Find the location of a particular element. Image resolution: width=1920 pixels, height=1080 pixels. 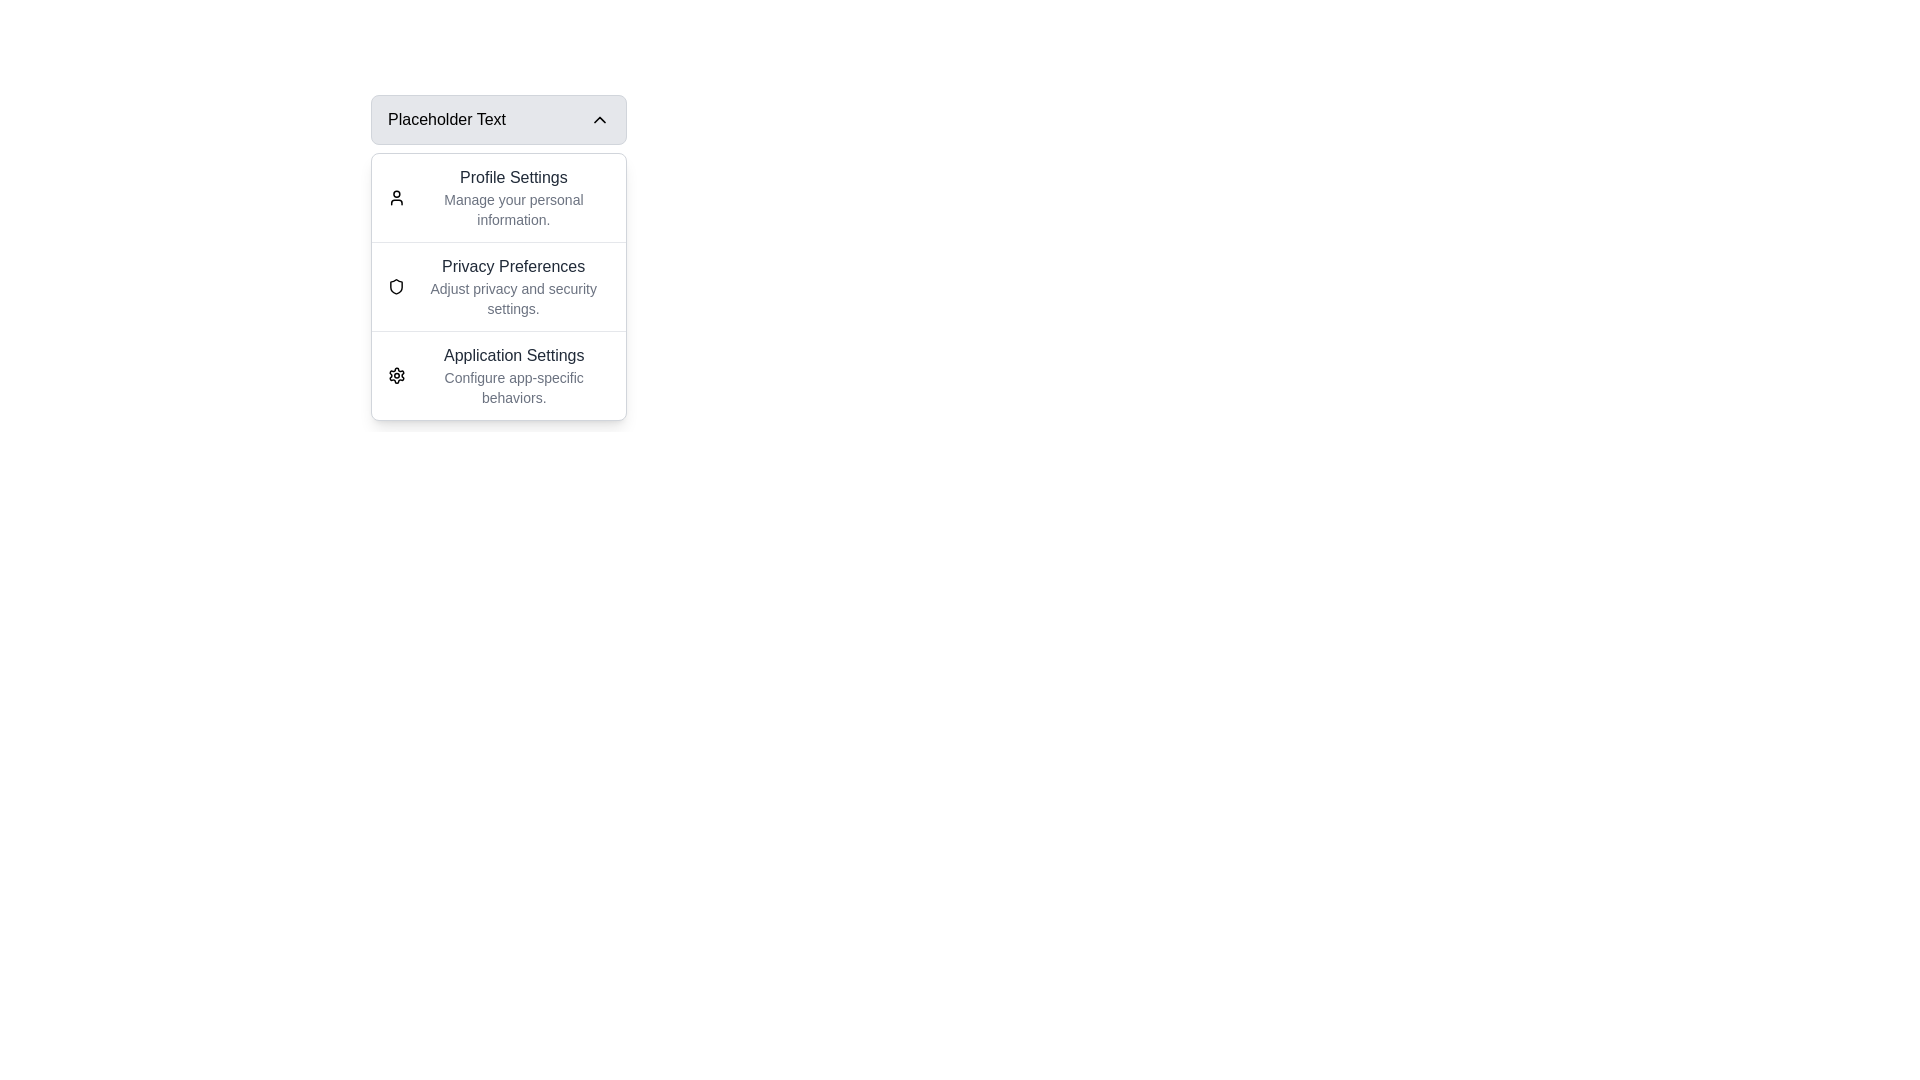

the shield-shaped icon associated with the 'Privacy Preferences' menu item, located directly to the left of the text 'Privacy Preferences' is located at coordinates (396, 286).